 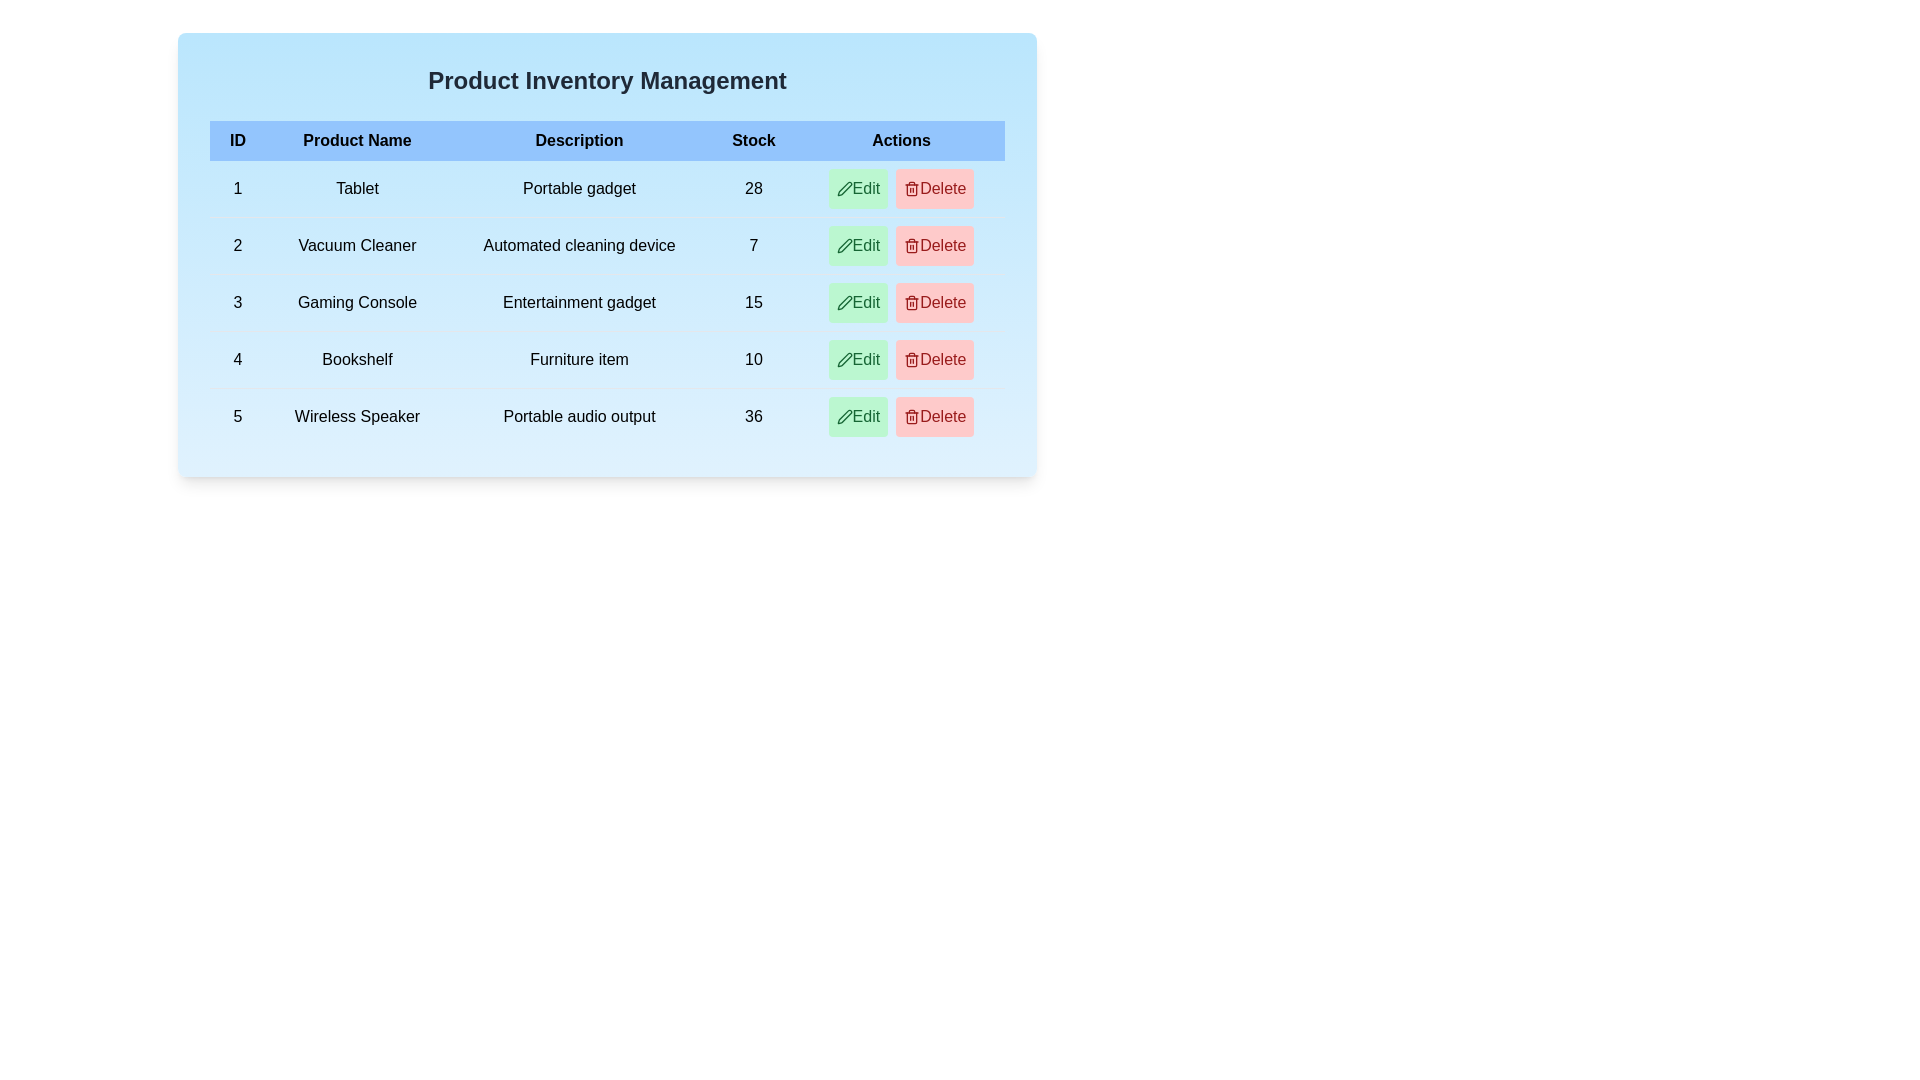 I want to click on the second column header of the table, which indicates product names, so click(x=357, y=140).